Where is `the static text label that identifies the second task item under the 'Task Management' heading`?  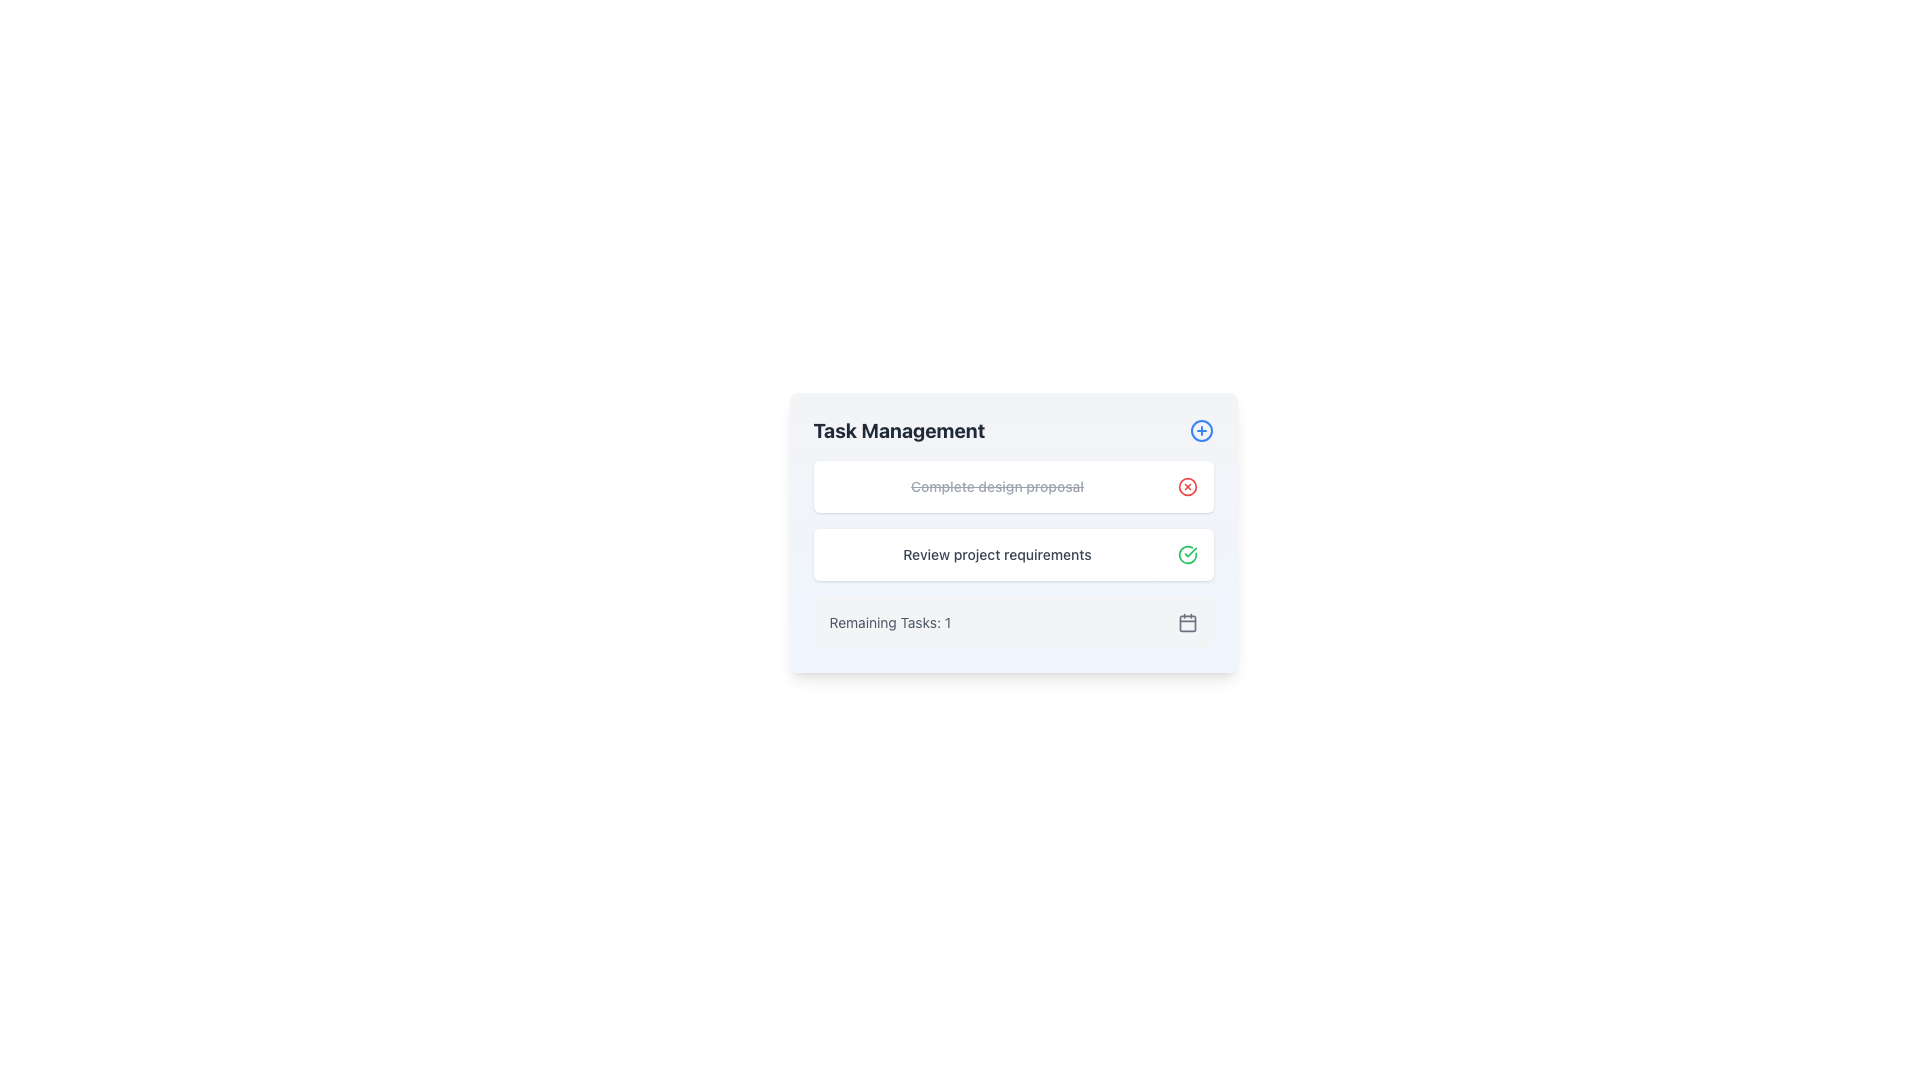
the static text label that identifies the second task item under the 'Task Management' heading is located at coordinates (997, 555).